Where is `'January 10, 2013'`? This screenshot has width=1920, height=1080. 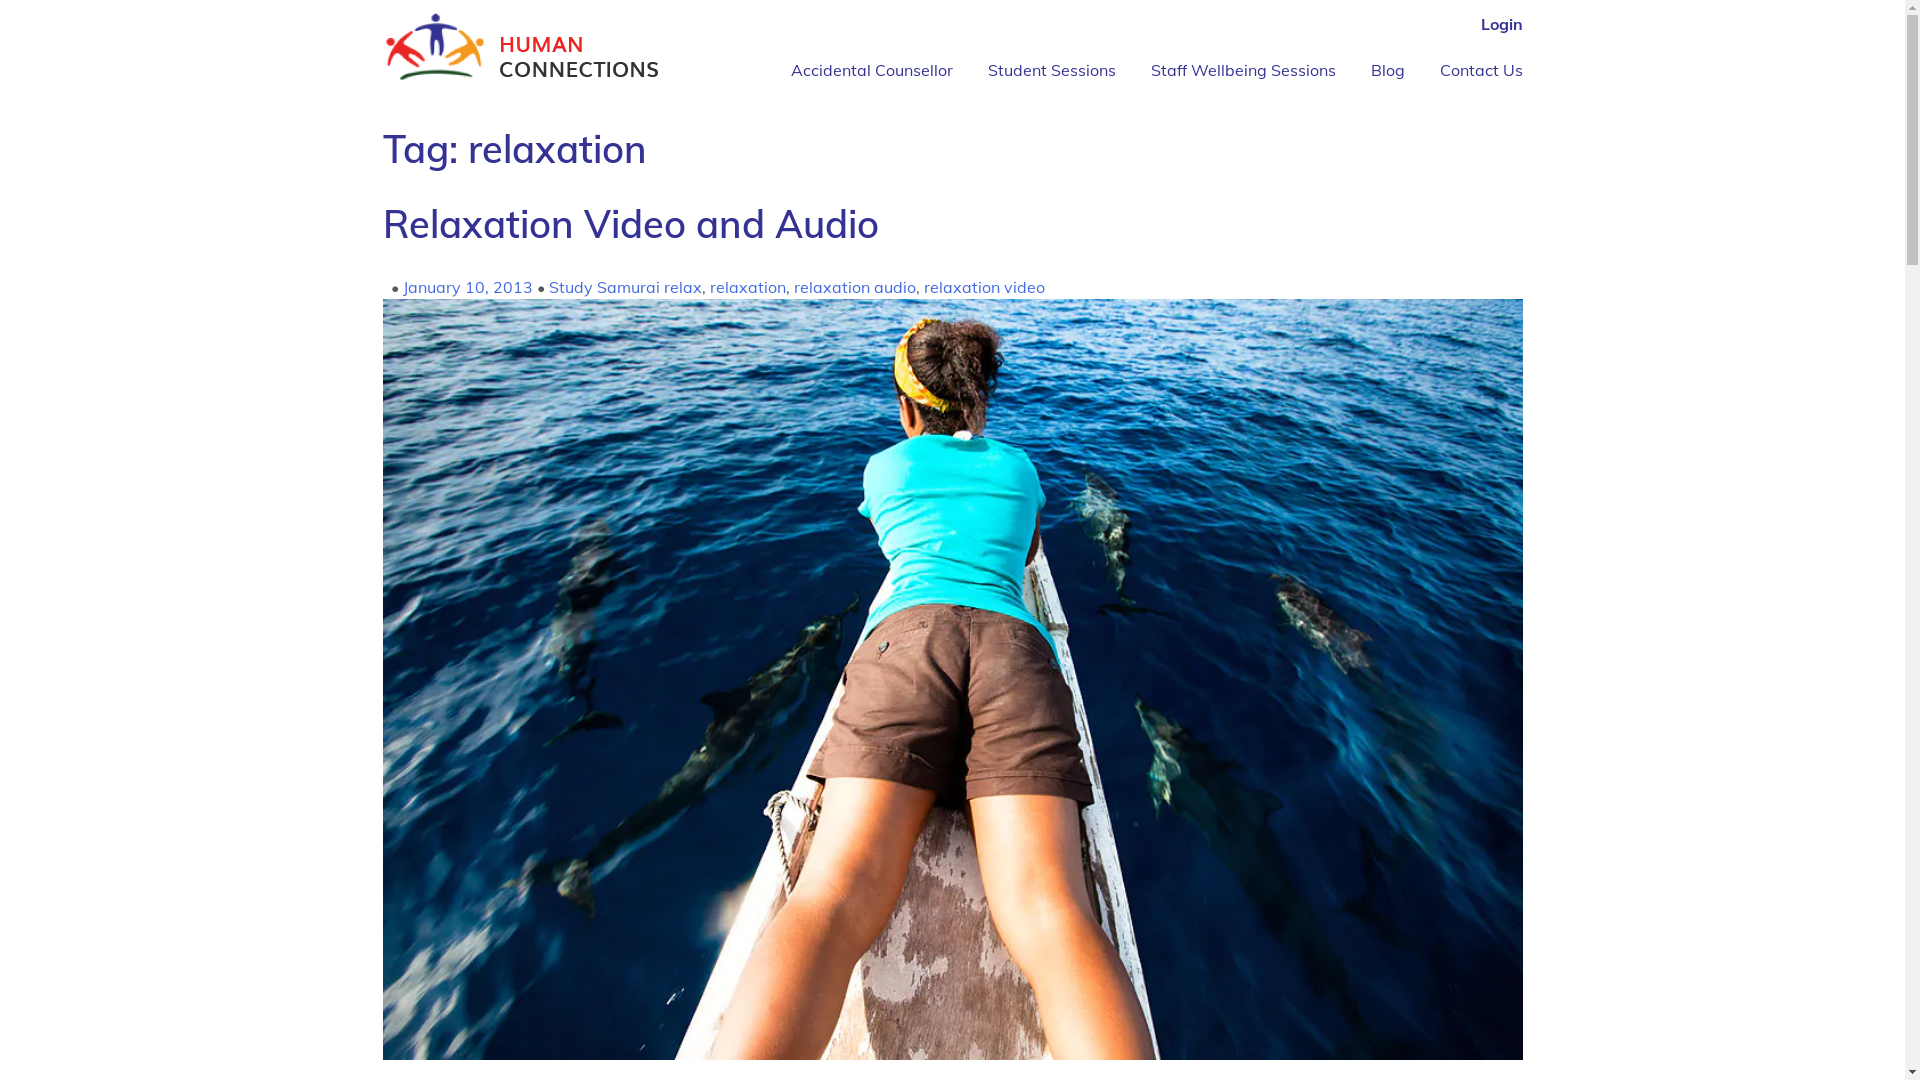 'January 10, 2013' is located at coordinates (465, 286).